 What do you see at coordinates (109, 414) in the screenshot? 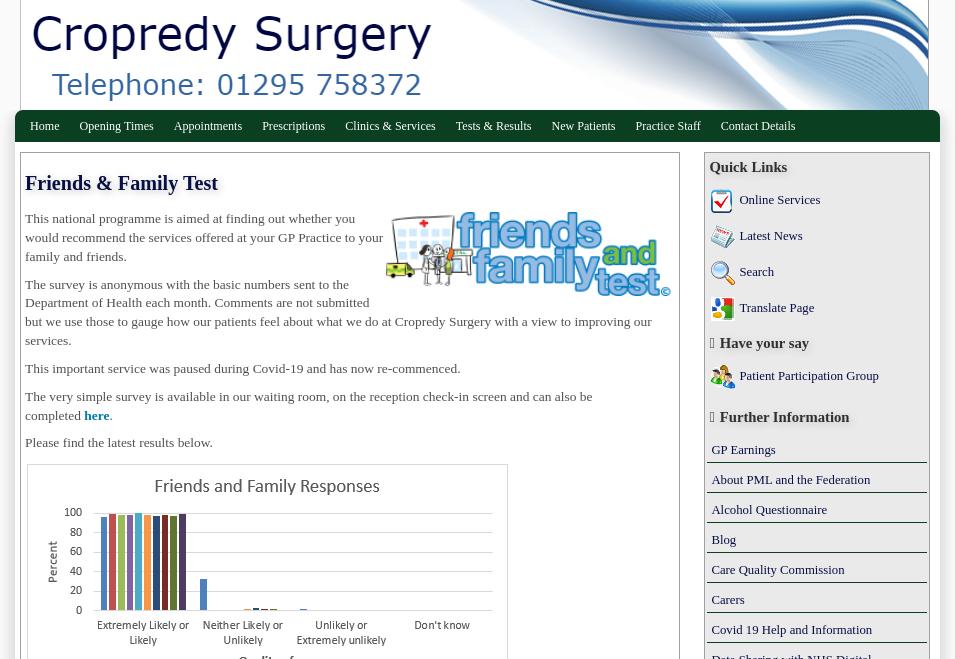
I see `'.'` at bounding box center [109, 414].